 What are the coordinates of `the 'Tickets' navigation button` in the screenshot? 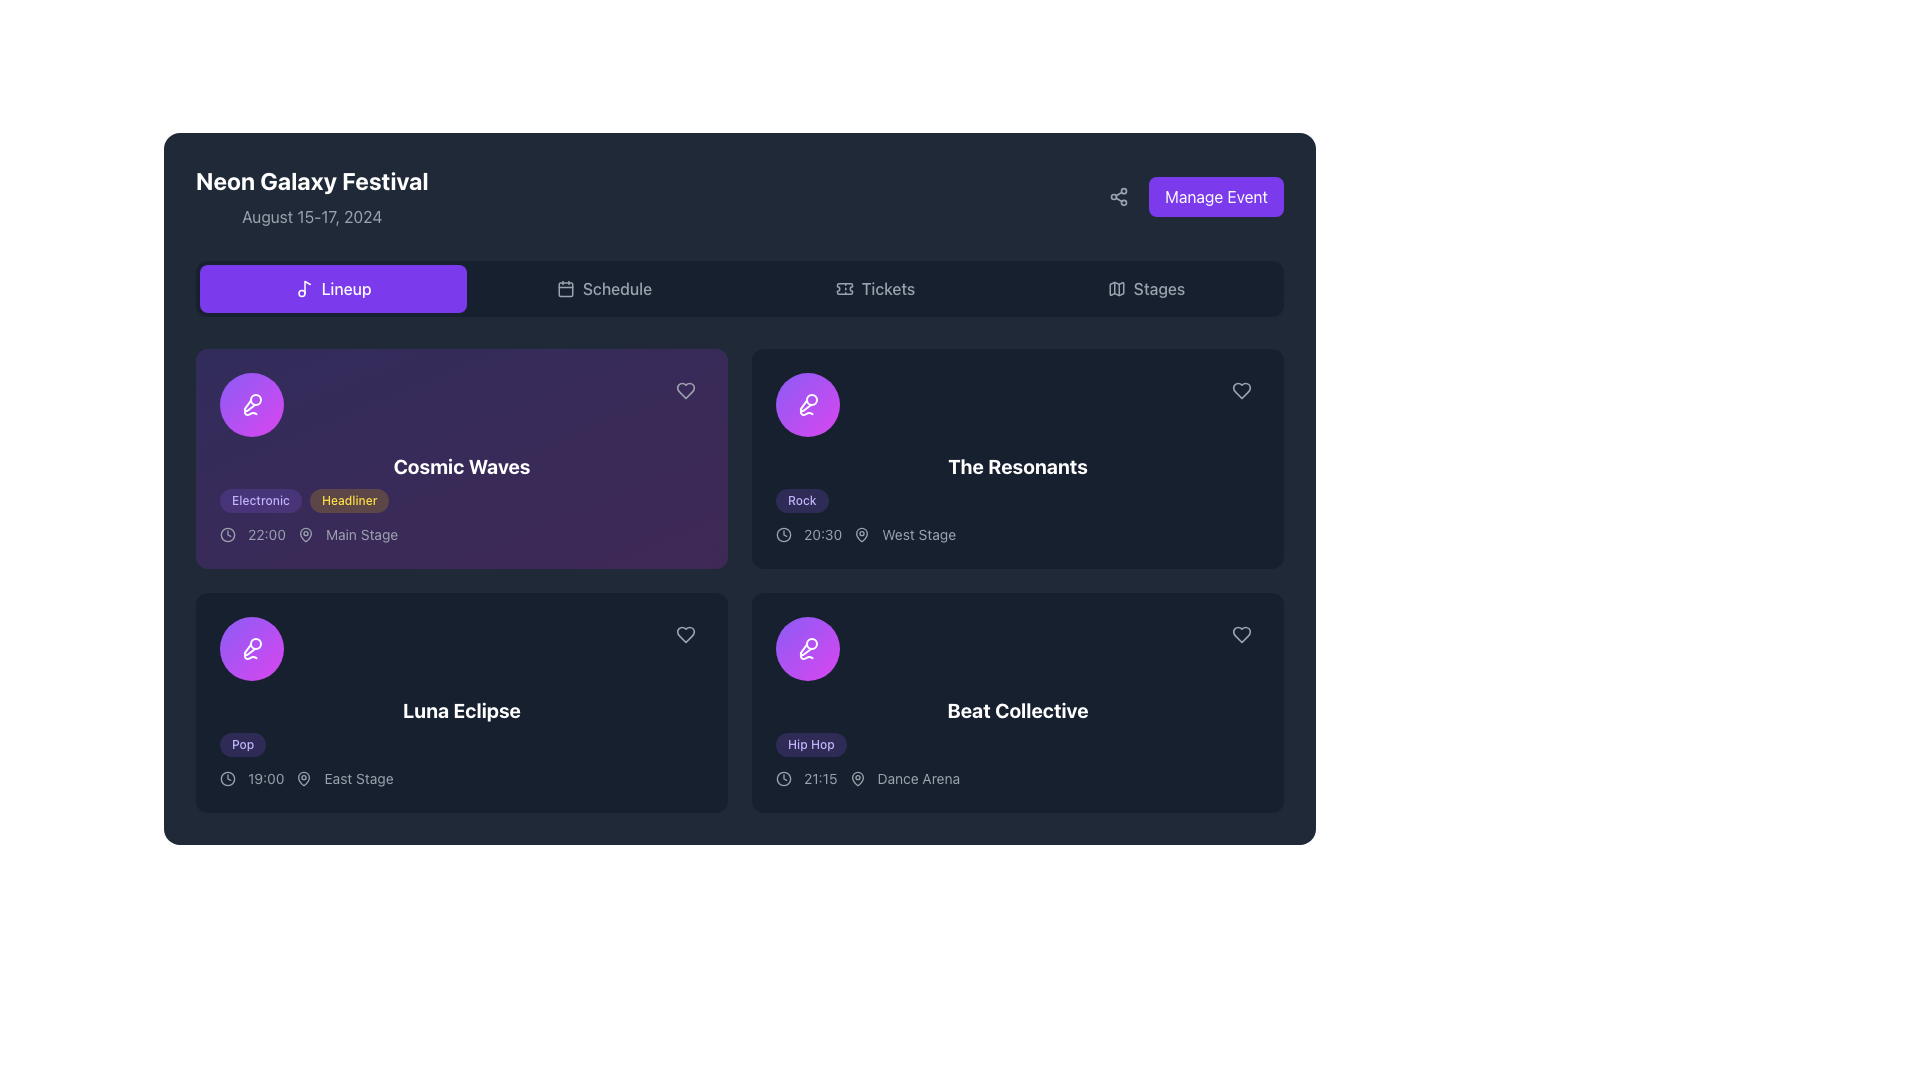 It's located at (875, 289).